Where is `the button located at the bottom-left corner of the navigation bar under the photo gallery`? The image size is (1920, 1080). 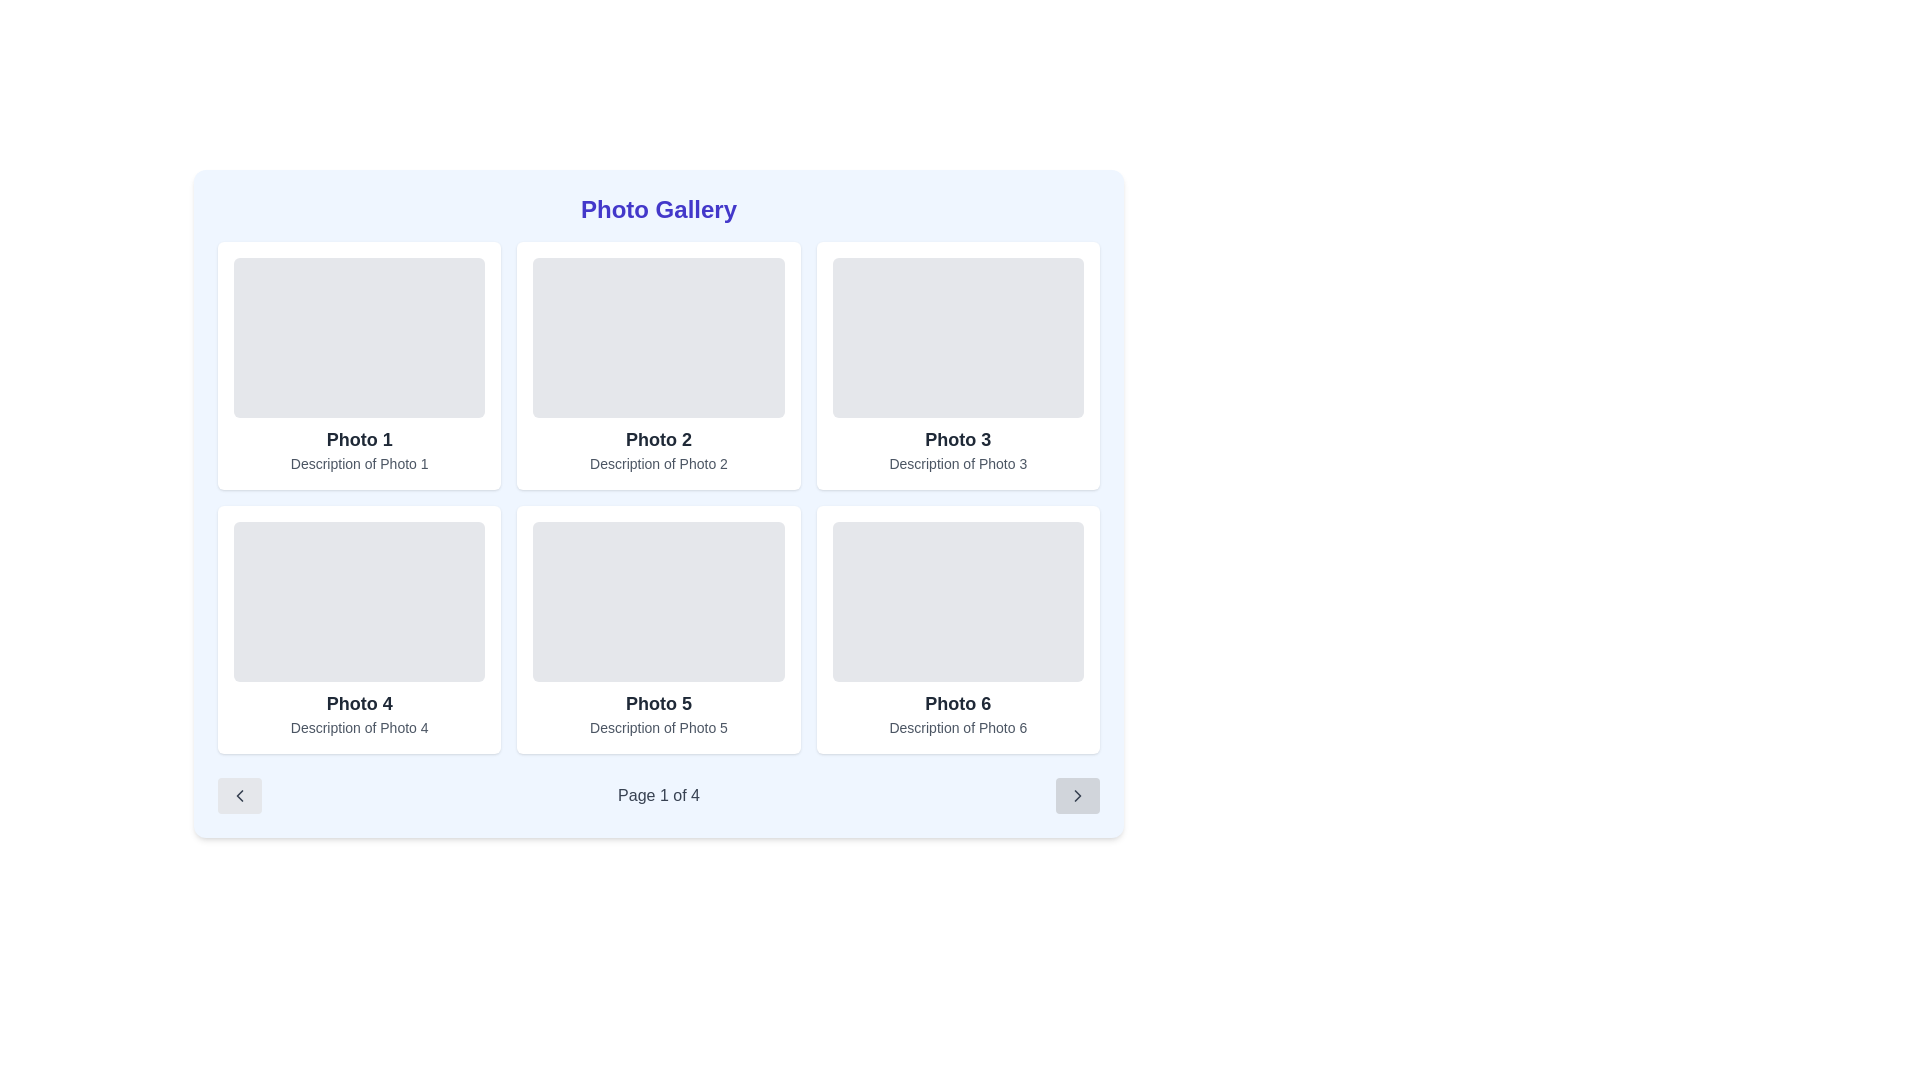
the button located at the bottom-left corner of the navigation bar under the photo gallery is located at coordinates (240, 794).